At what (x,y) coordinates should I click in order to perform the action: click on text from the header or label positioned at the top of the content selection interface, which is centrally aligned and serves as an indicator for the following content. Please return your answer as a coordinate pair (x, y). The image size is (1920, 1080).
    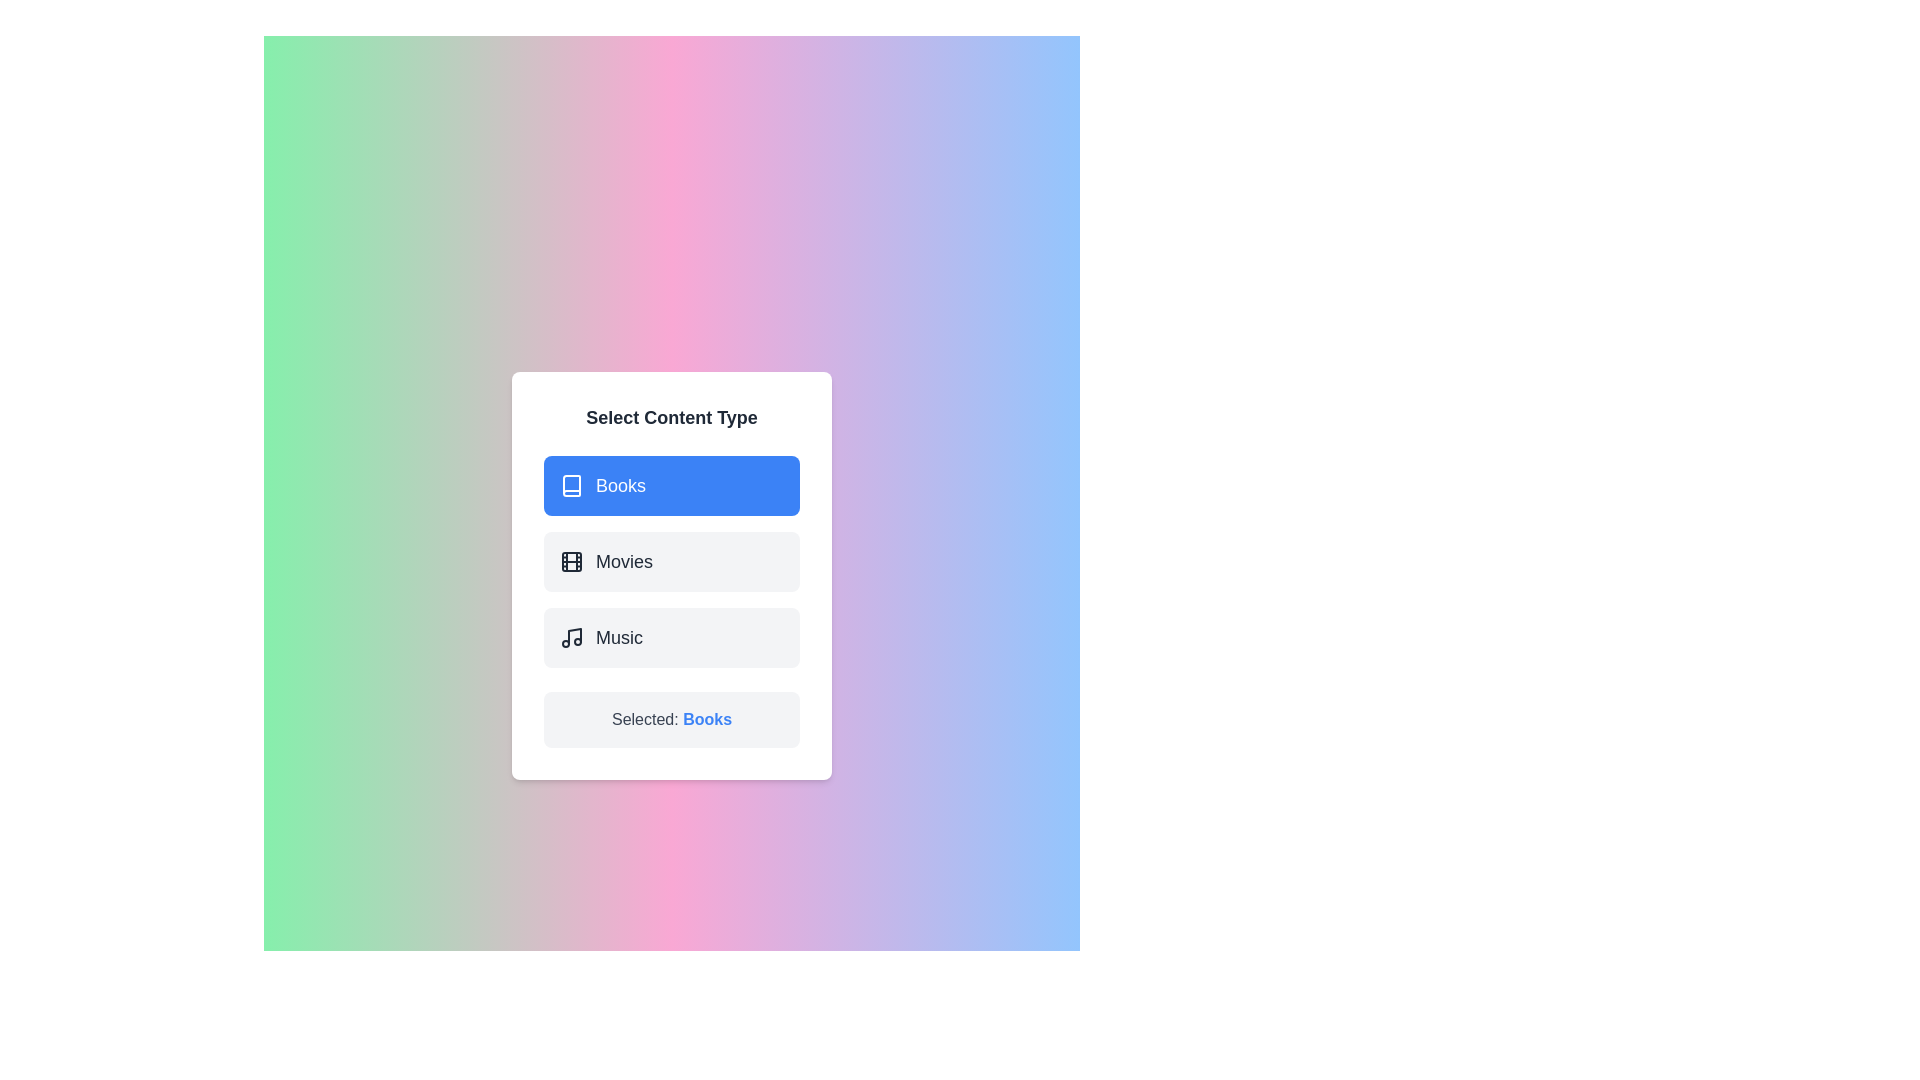
    Looking at the image, I should click on (672, 416).